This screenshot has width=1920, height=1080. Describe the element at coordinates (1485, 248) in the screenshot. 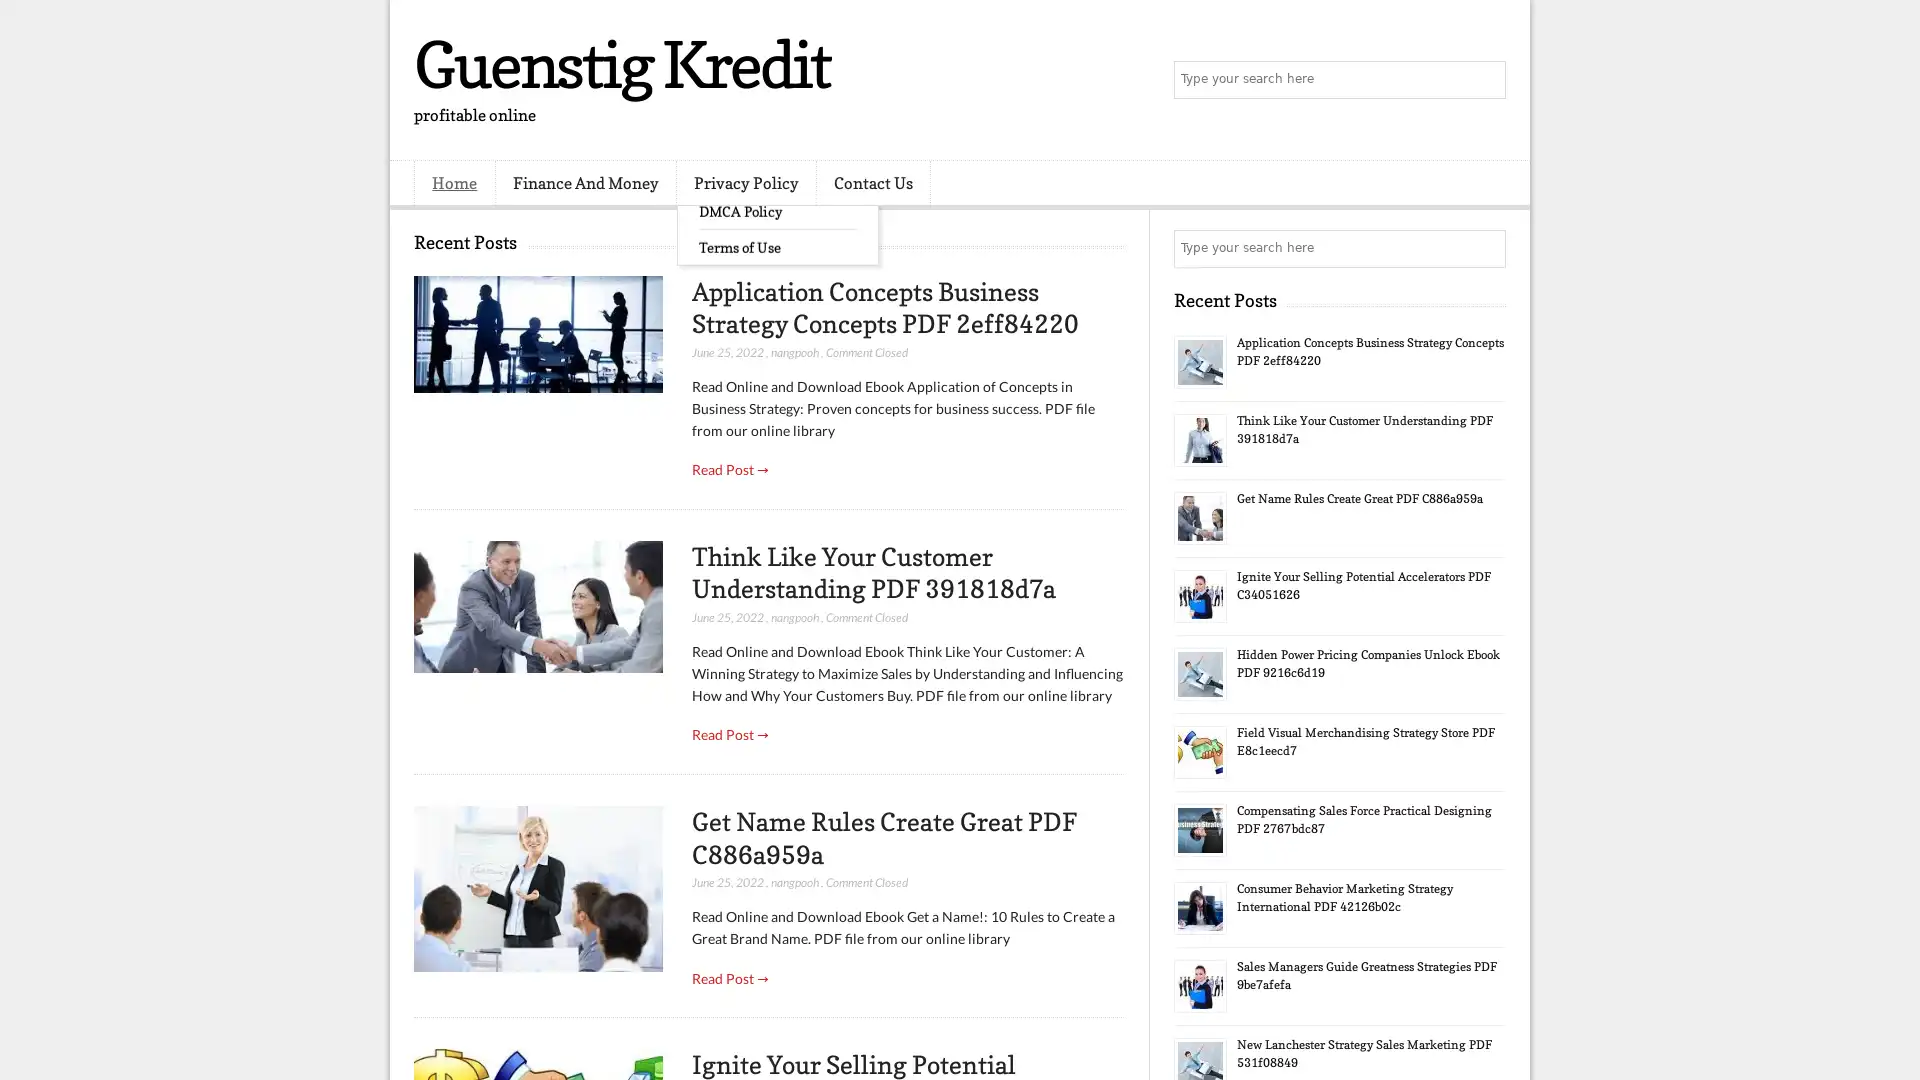

I see `Search` at that location.